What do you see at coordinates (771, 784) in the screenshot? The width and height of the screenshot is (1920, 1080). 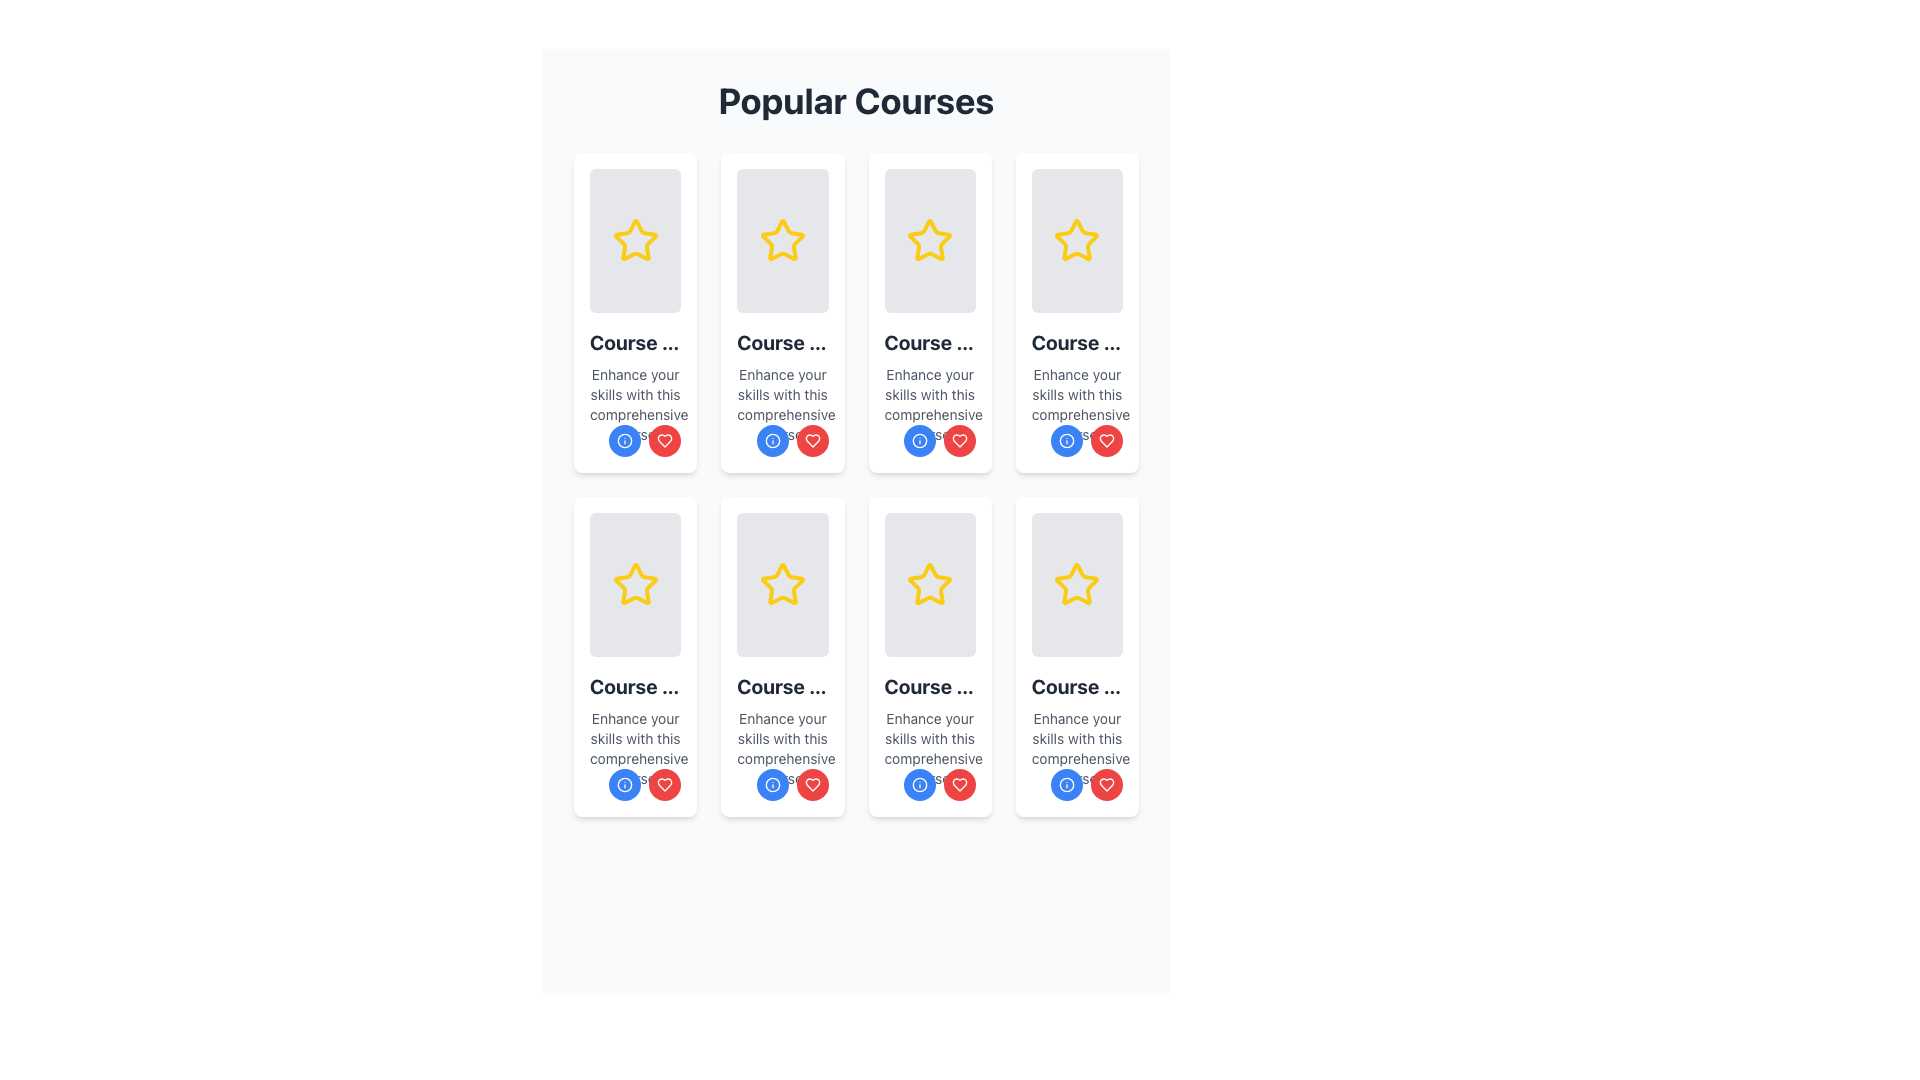 I see `circular graphic element within the SVG icon located in the 'Popular Courses' section of the card layout` at bounding box center [771, 784].